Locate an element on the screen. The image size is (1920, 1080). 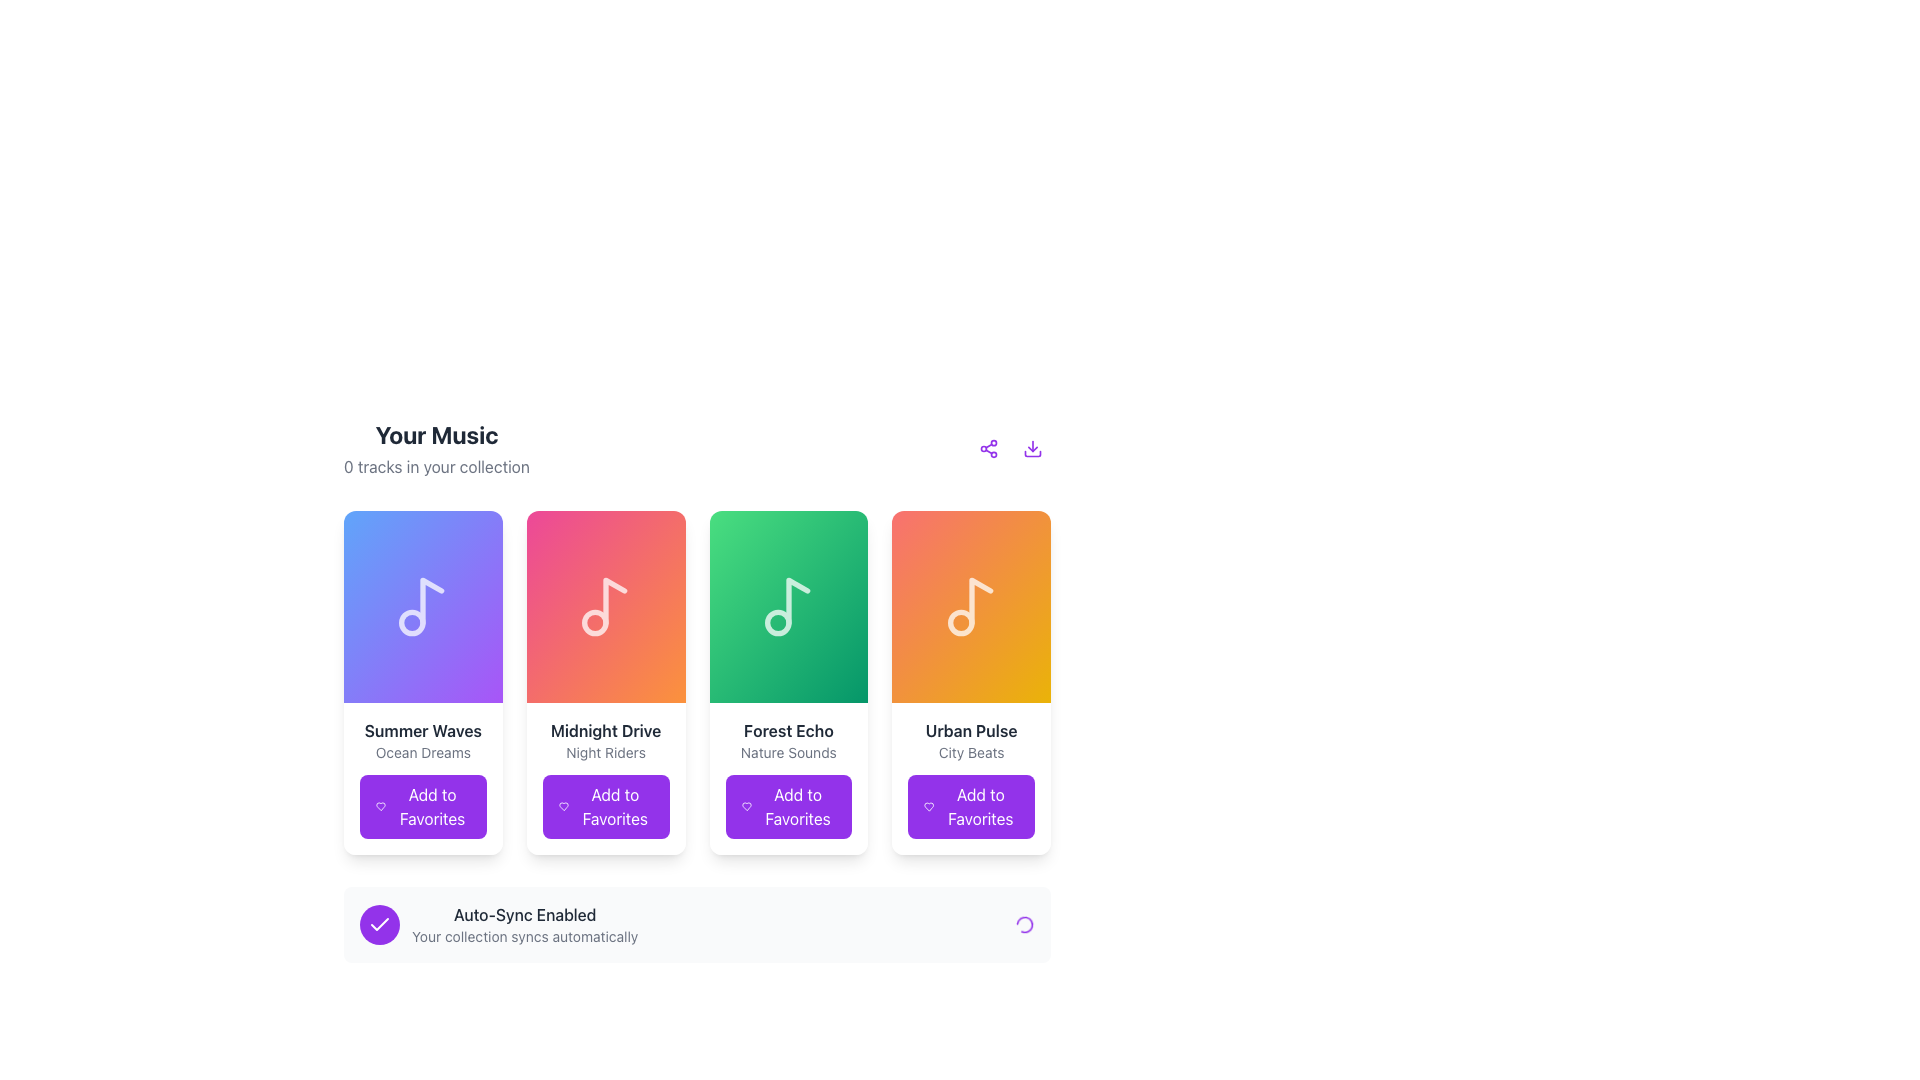
the button located at the bottom of the third card in a horizontal list of four cards, which adds the 'Forest Echo' song to the user's favorites list, to trigger a hover state is located at coordinates (787, 778).